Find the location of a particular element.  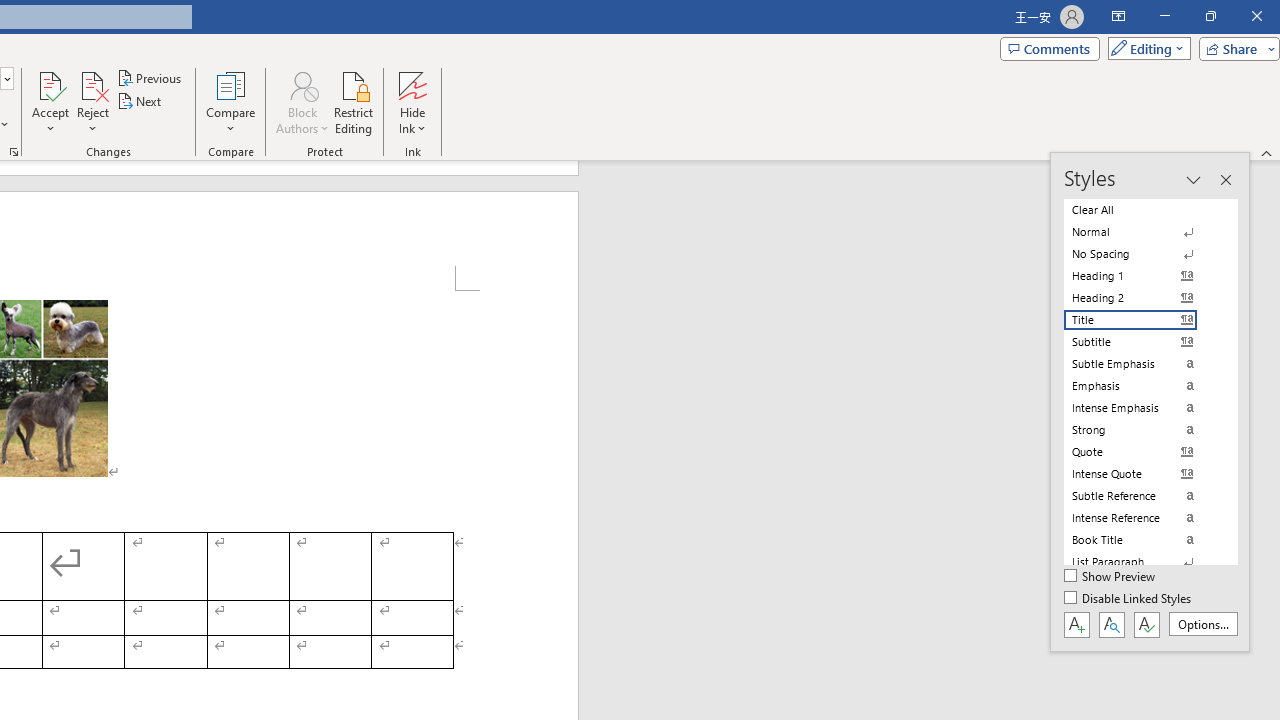

'Options...' is located at coordinates (1202, 622).